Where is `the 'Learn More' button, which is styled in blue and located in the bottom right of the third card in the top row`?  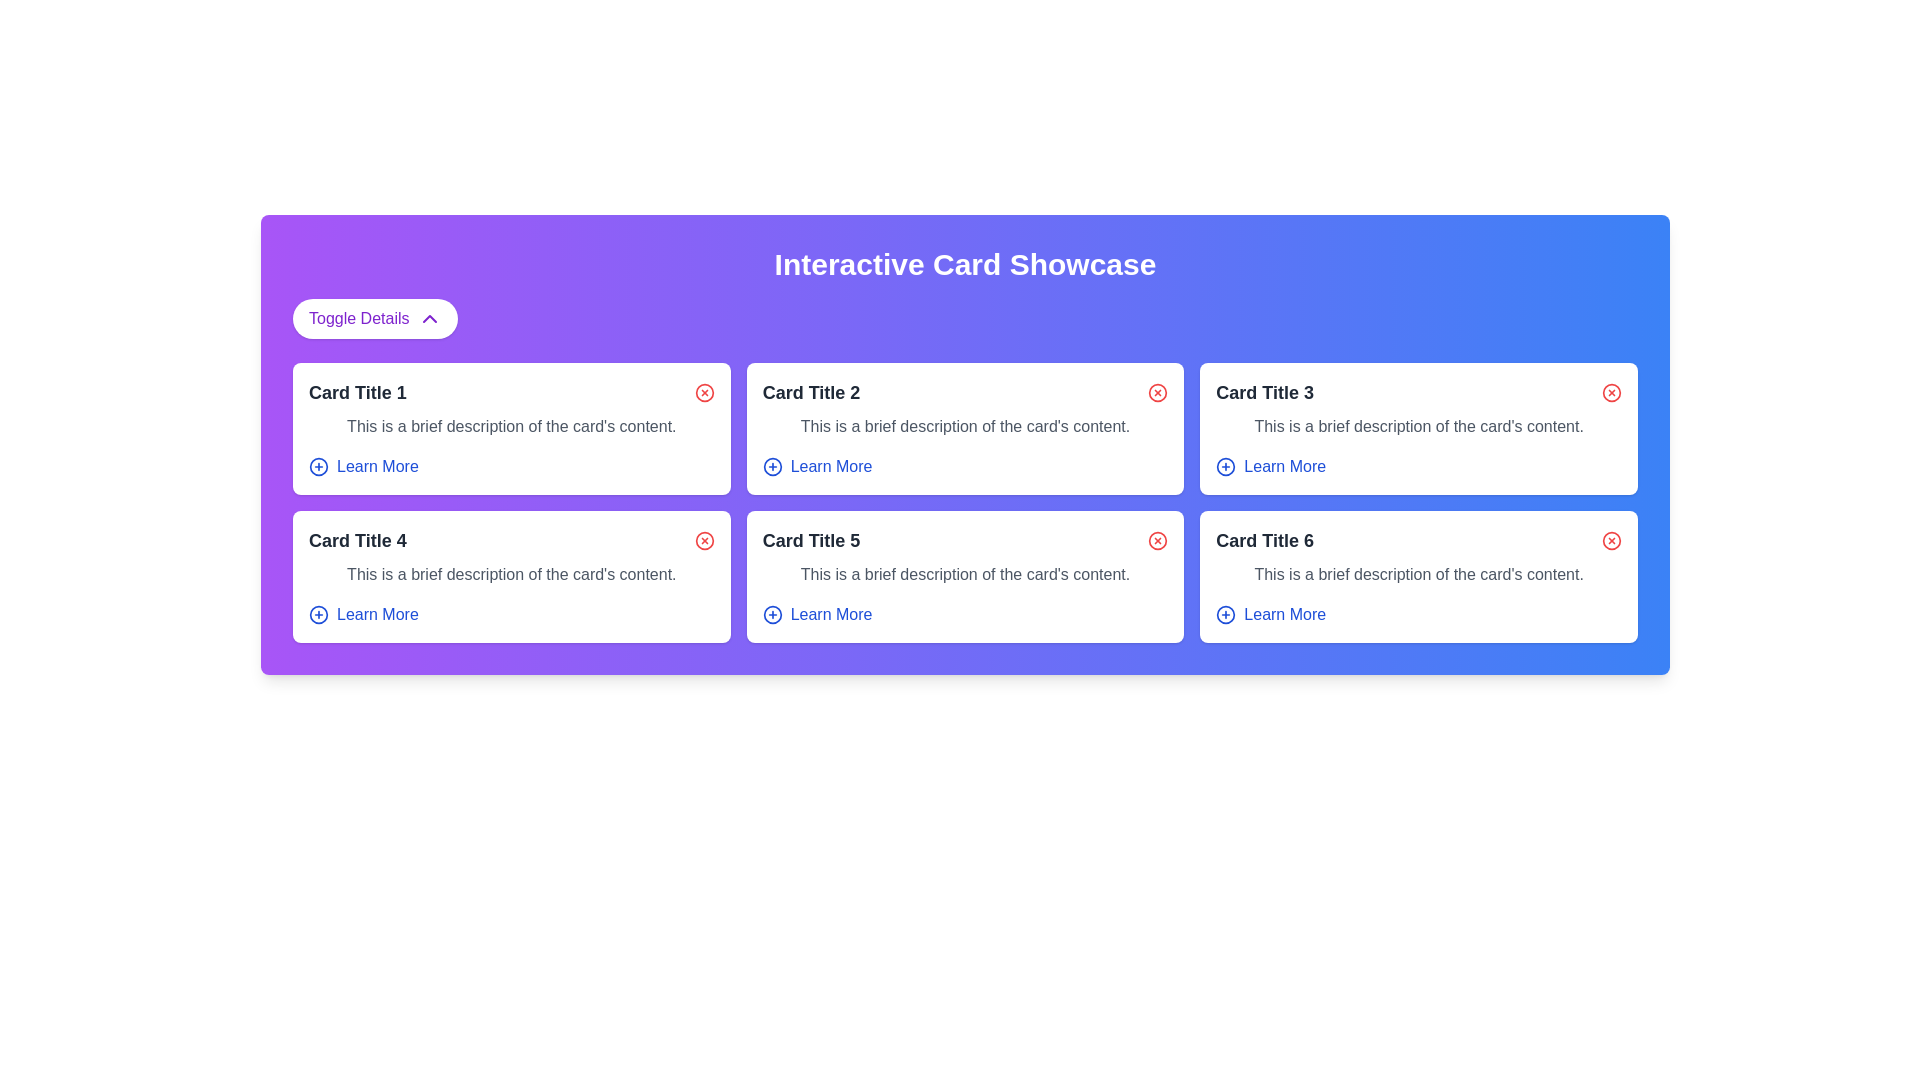
the 'Learn More' button, which is styled in blue and located in the bottom right of the third card in the top row is located at coordinates (1270, 466).